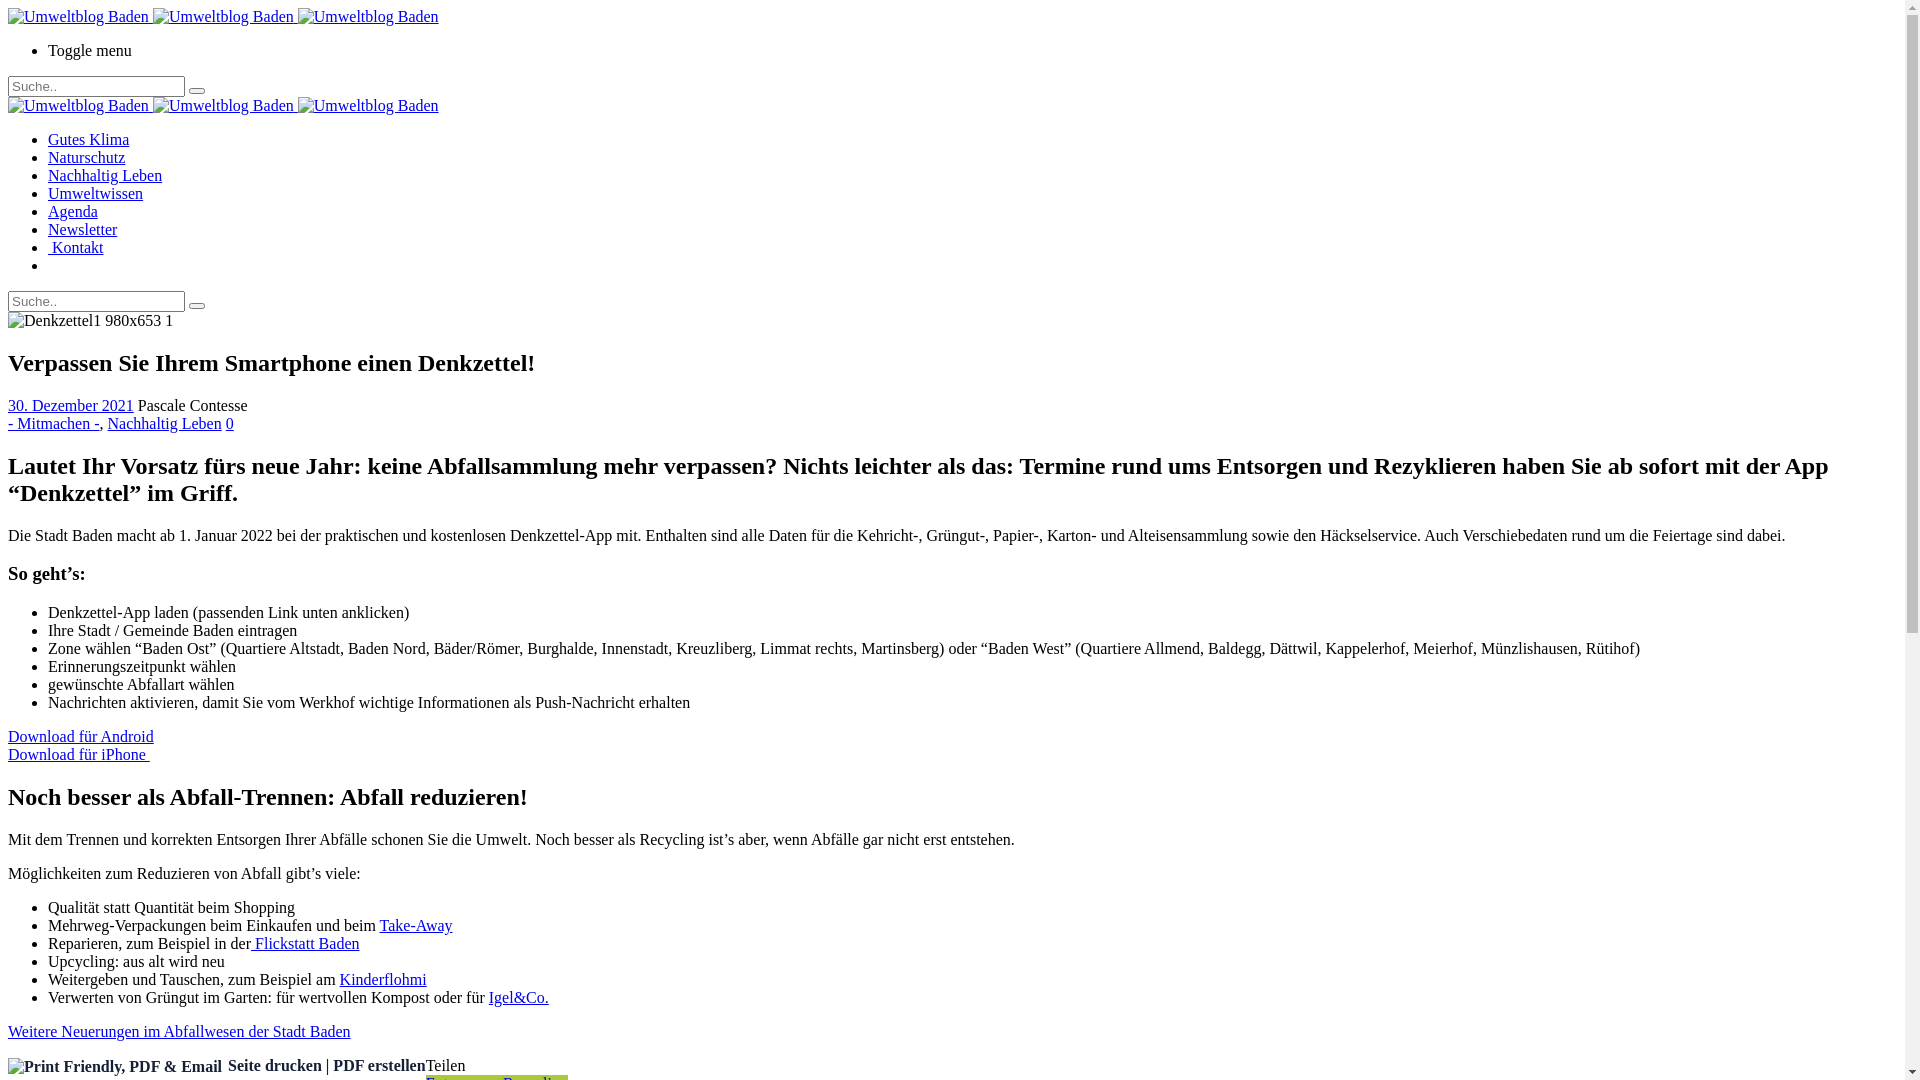 This screenshot has width=1920, height=1080. I want to click on 'Take-Away', so click(379, 925).